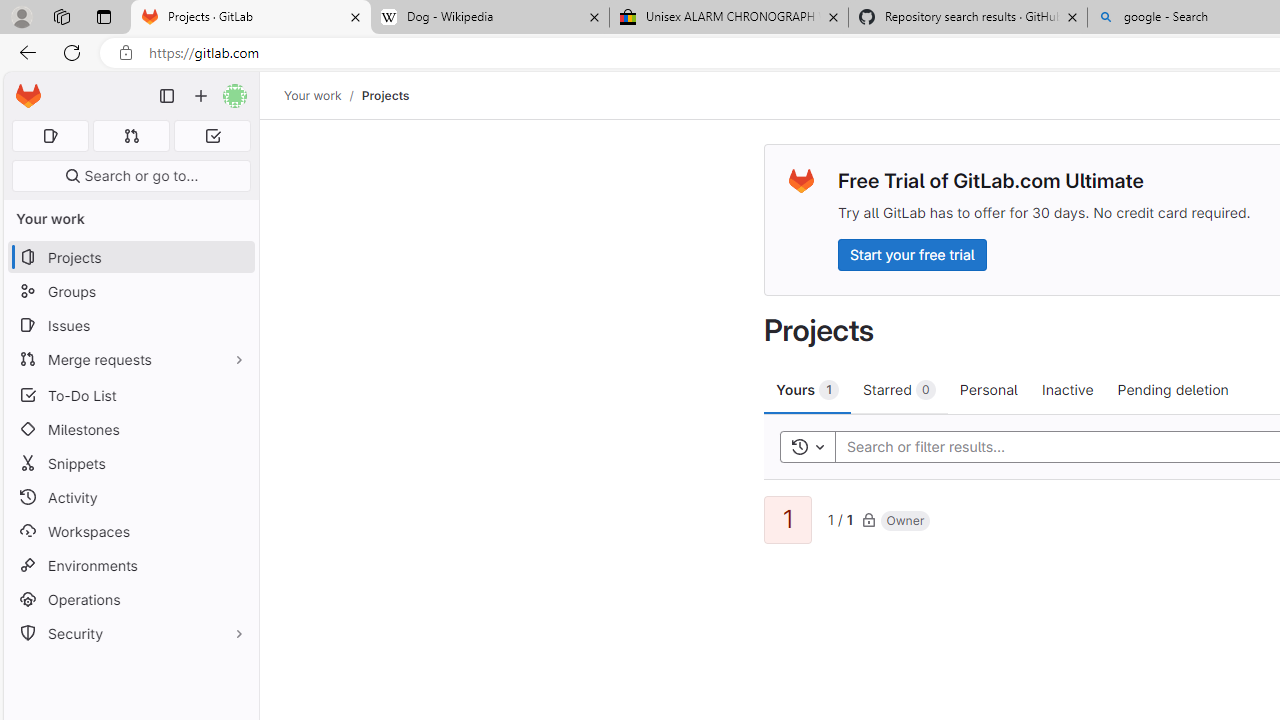 The image size is (1280, 720). What do you see at coordinates (130, 565) in the screenshot?
I see `'Environments'` at bounding box center [130, 565].